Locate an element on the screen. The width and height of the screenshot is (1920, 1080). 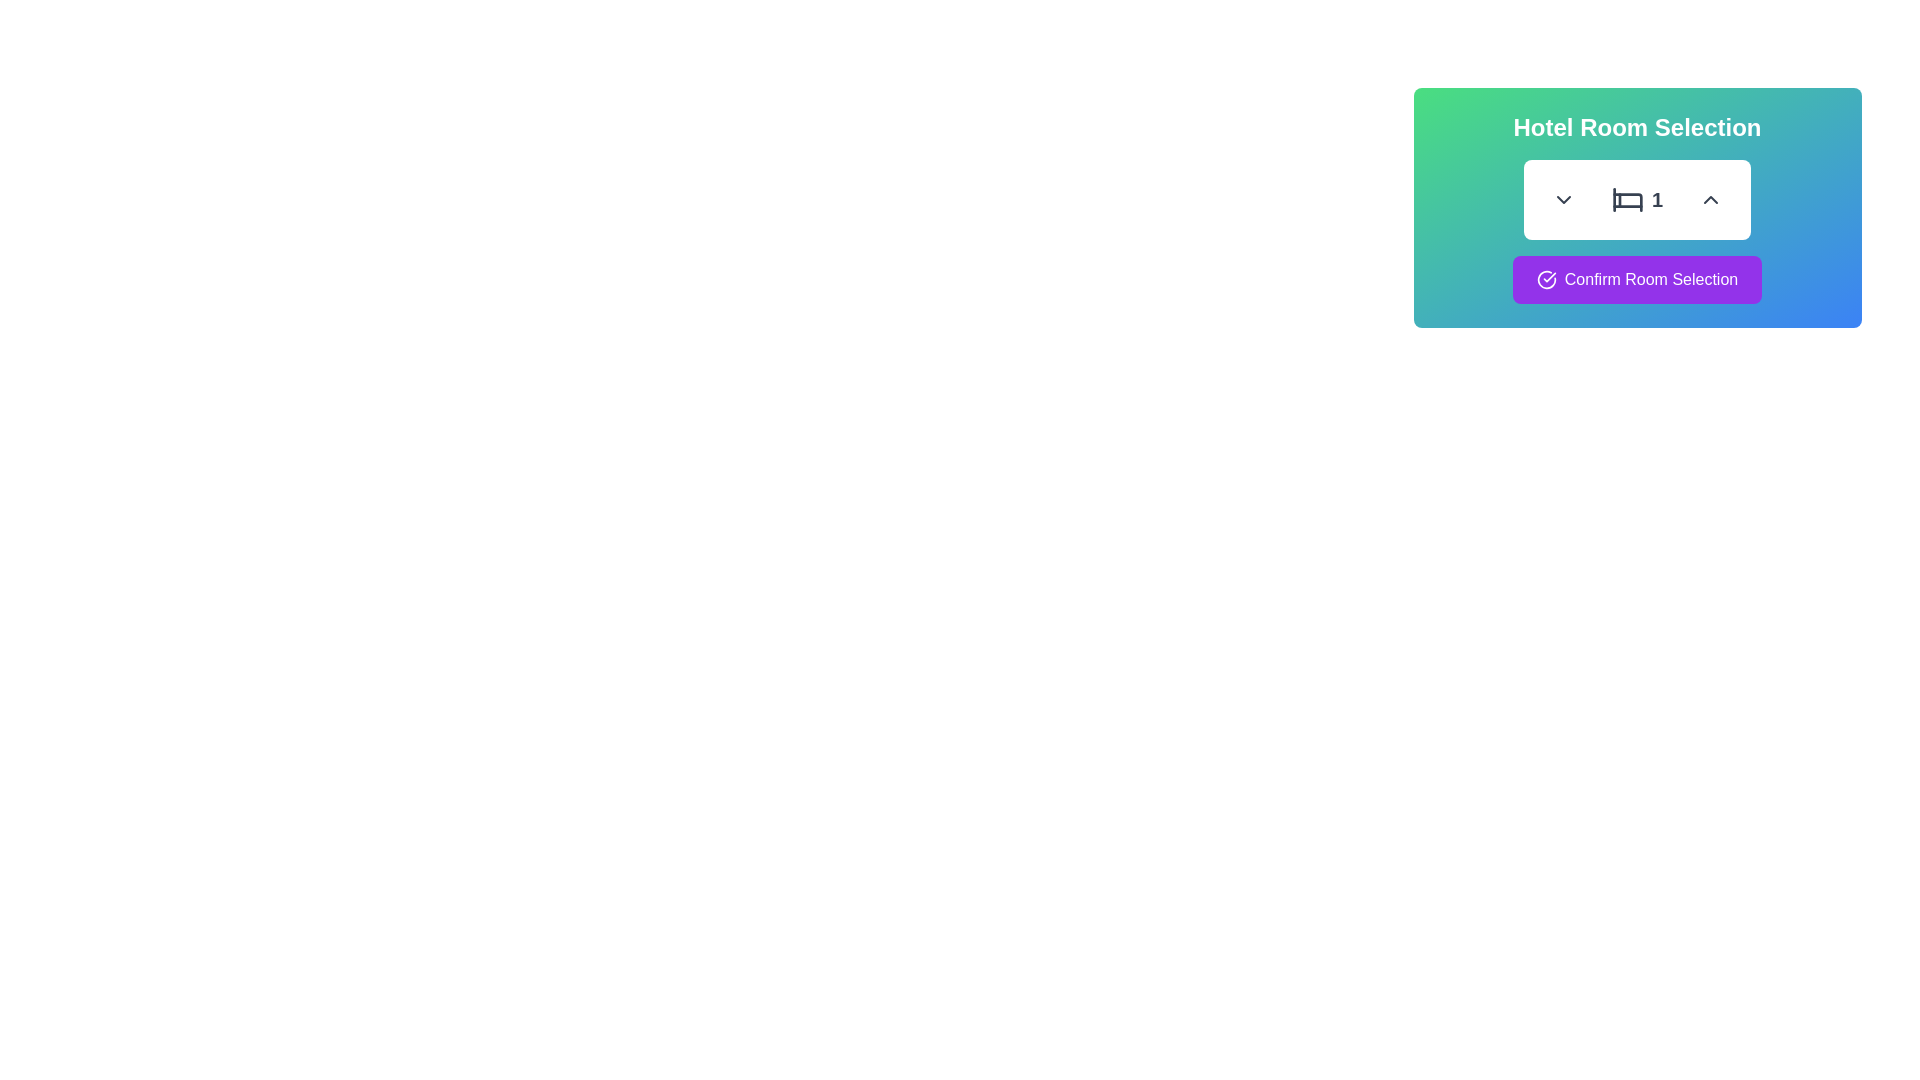
the graphical icon representing a bed, which is part of the hotel room selection panel is located at coordinates (1627, 202).